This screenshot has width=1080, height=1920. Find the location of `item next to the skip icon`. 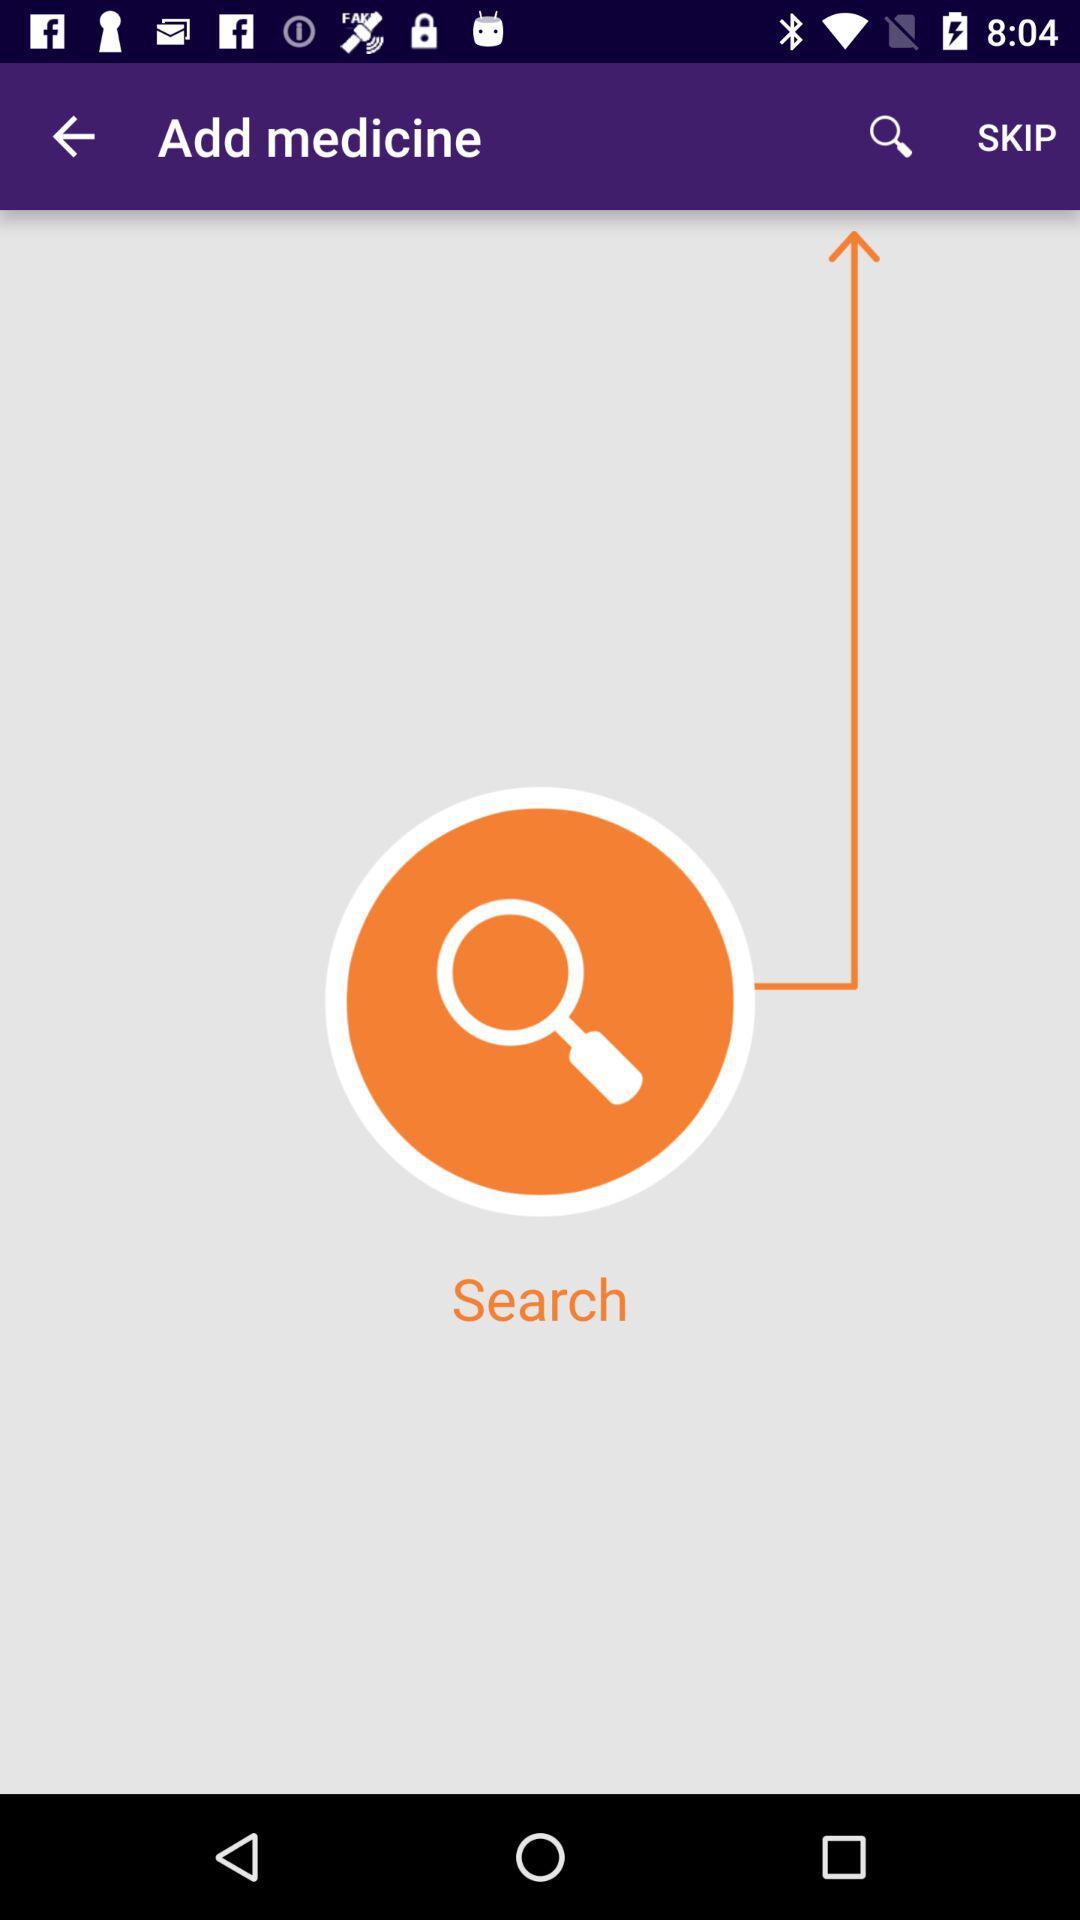

item next to the skip icon is located at coordinates (890, 135).